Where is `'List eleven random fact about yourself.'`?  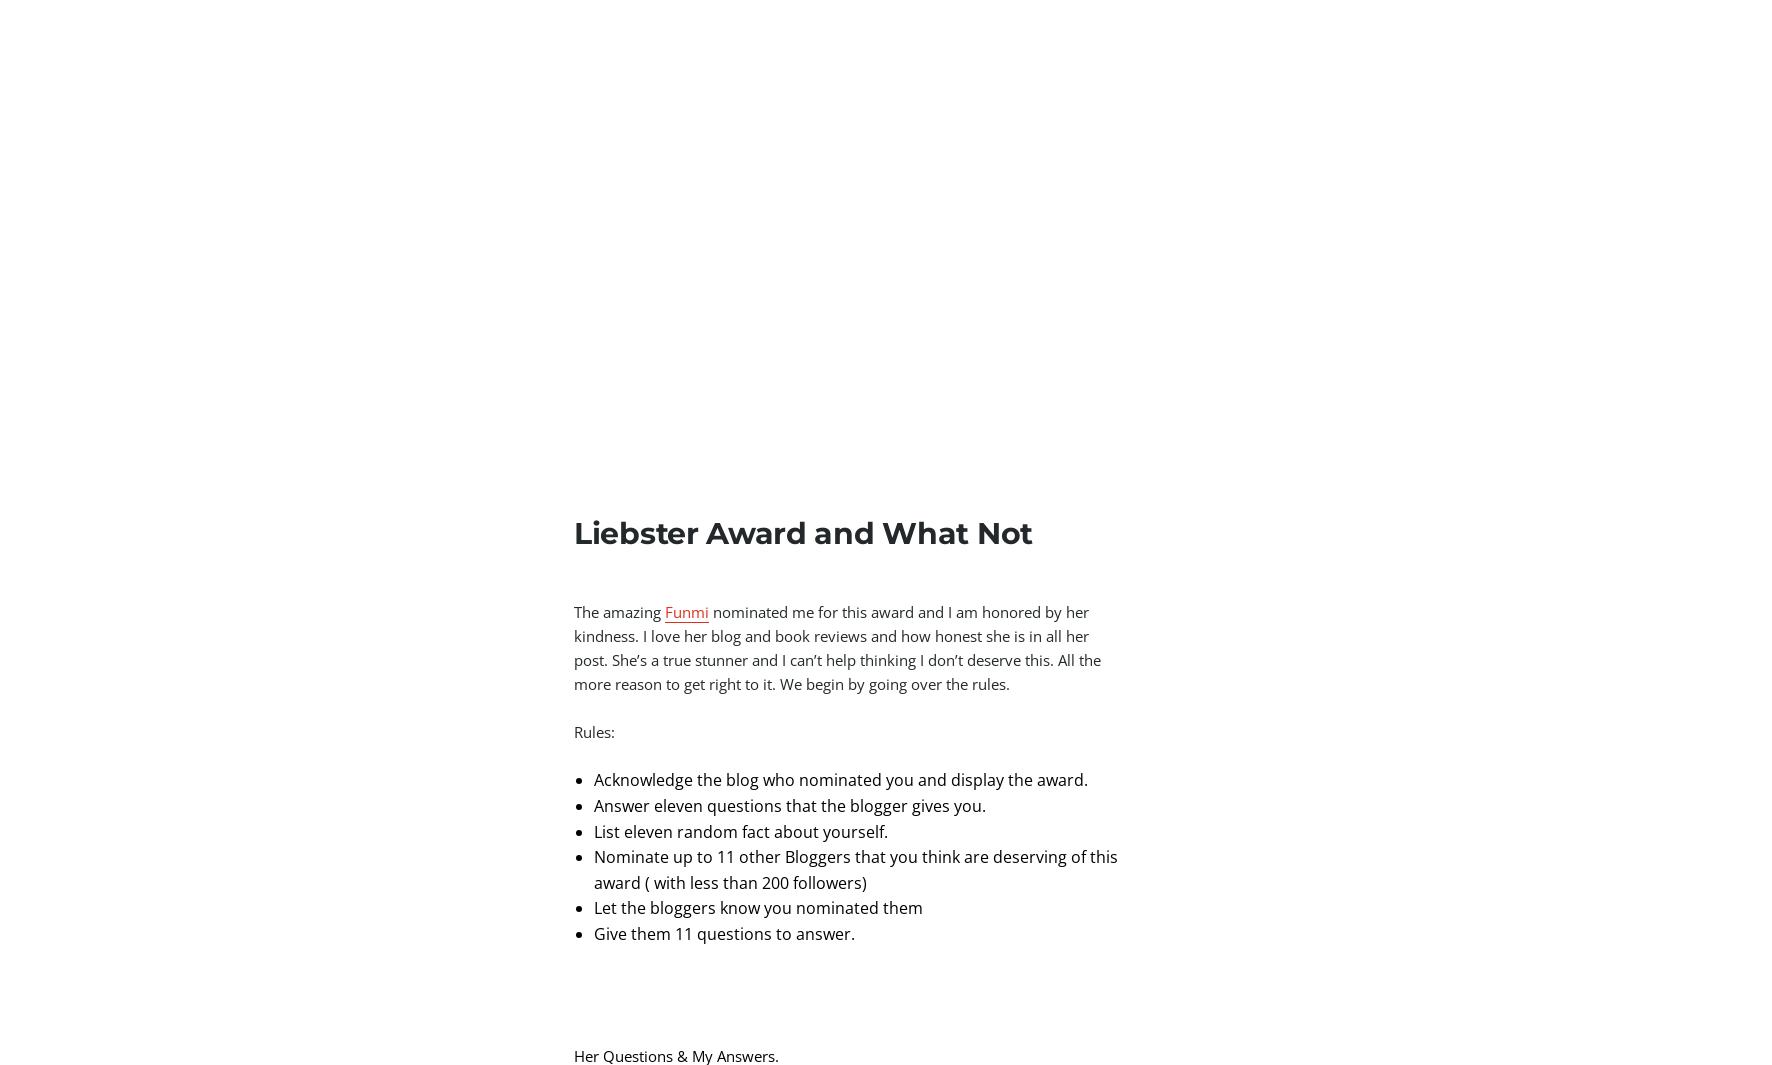
'List eleven random fact about yourself.' is located at coordinates (593, 831).